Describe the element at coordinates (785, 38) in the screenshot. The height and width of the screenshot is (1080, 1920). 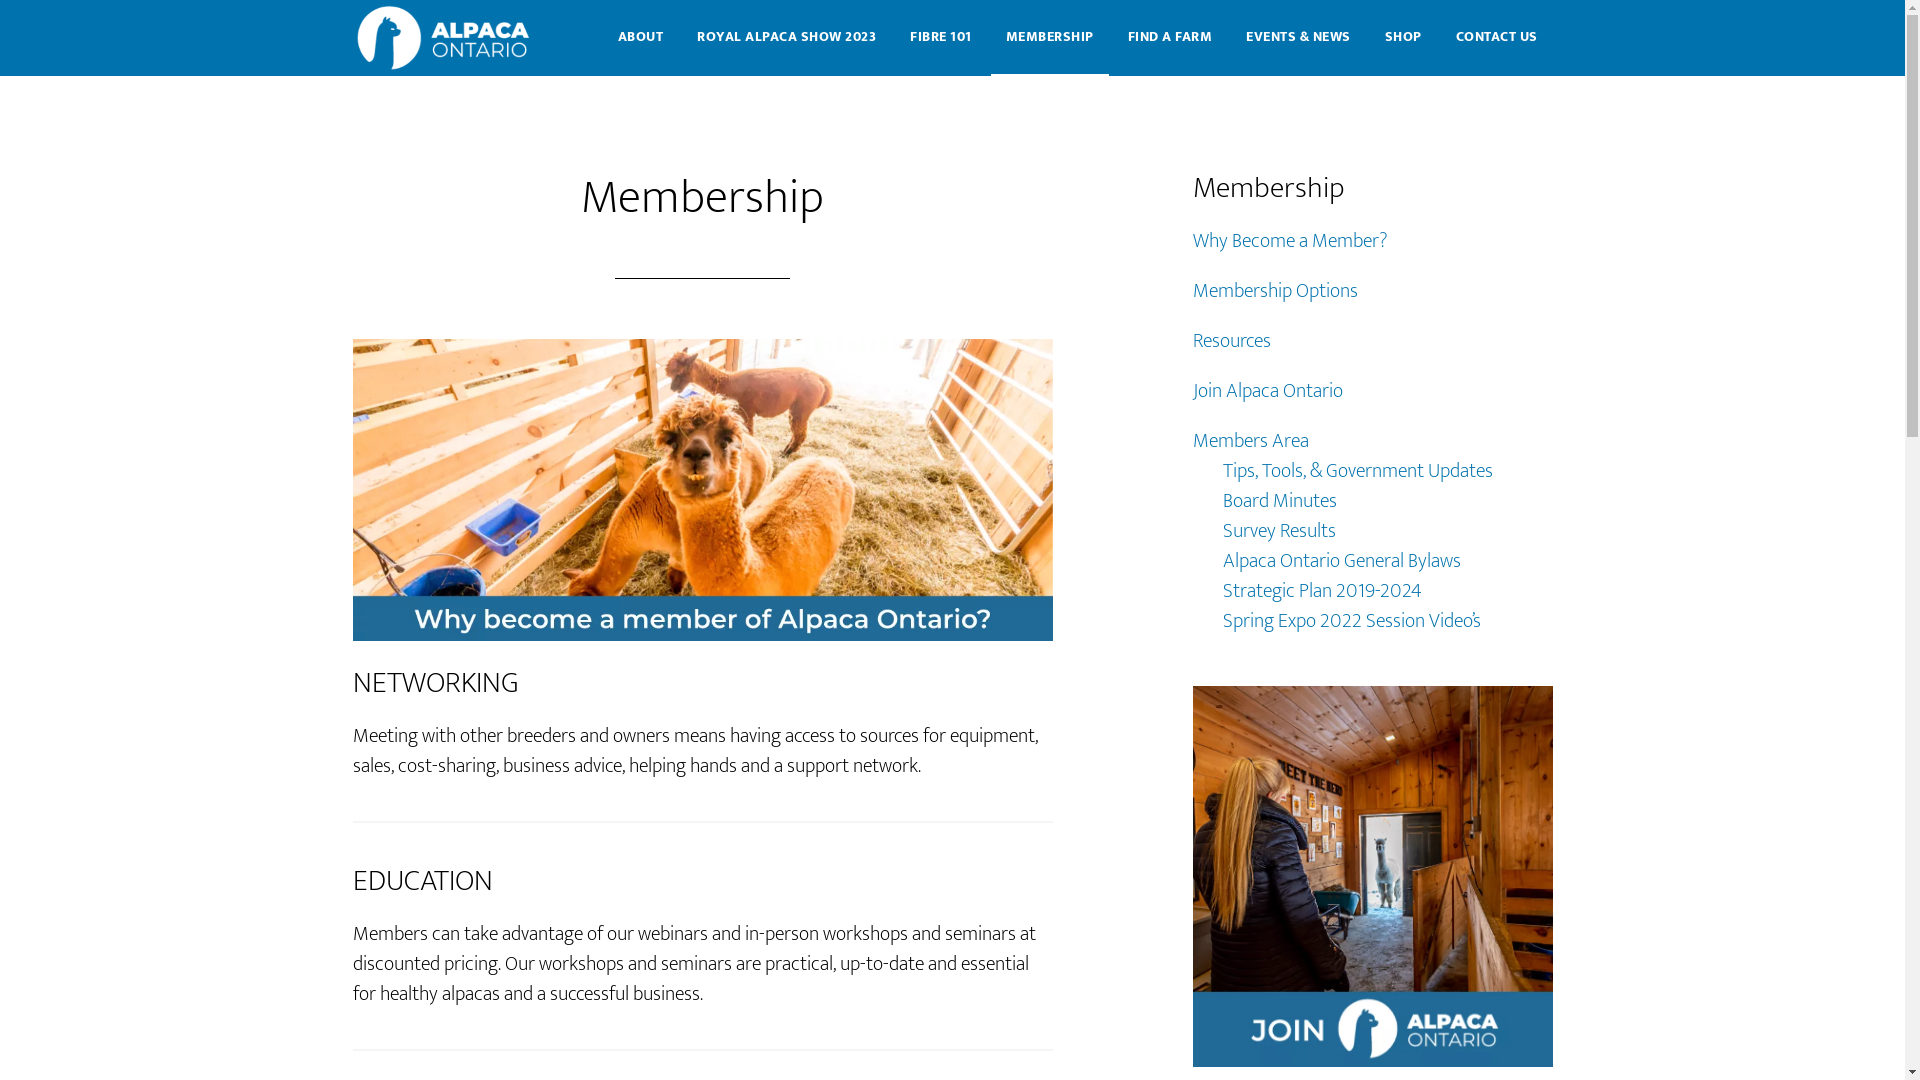
I see `'ROYAL ALPACA SHOW 2023'` at that location.